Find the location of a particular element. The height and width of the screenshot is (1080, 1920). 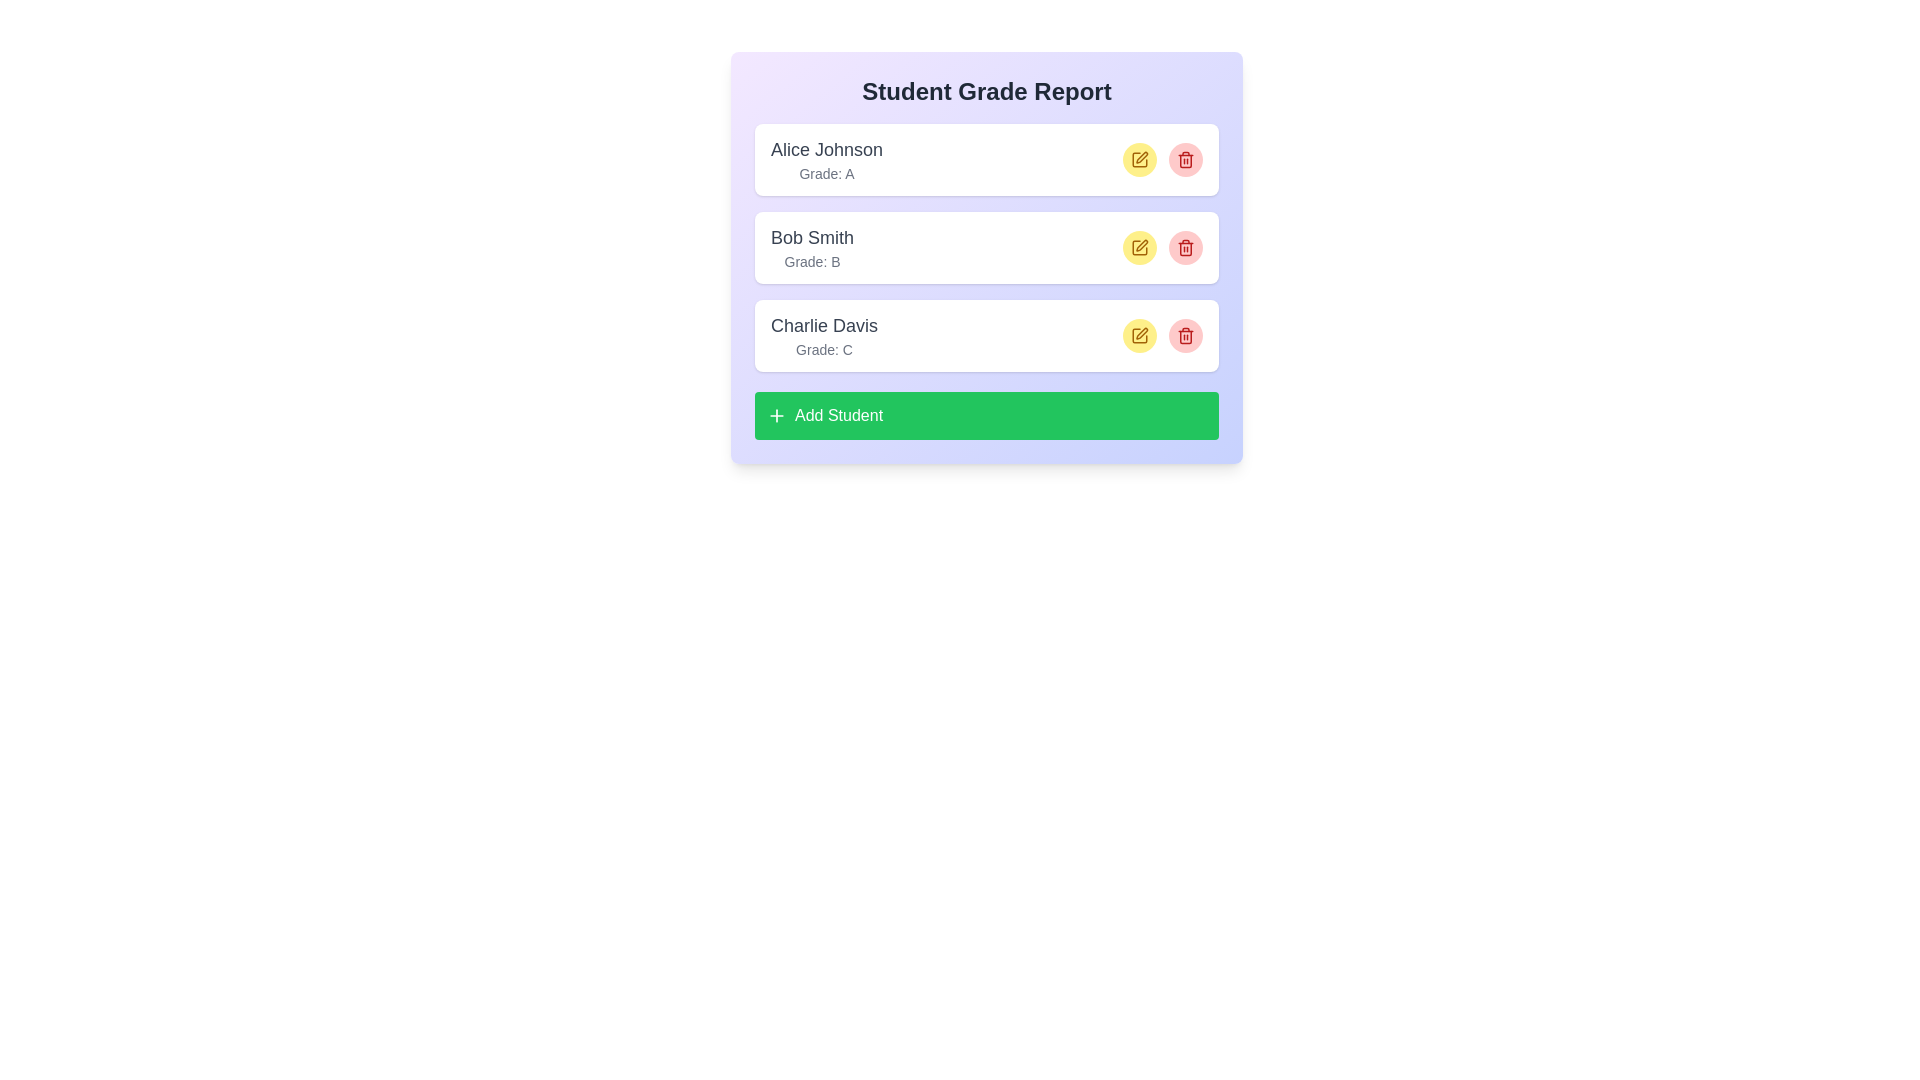

the 'Add Student' button to add a new student to the list is located at coordinates (987, 415).